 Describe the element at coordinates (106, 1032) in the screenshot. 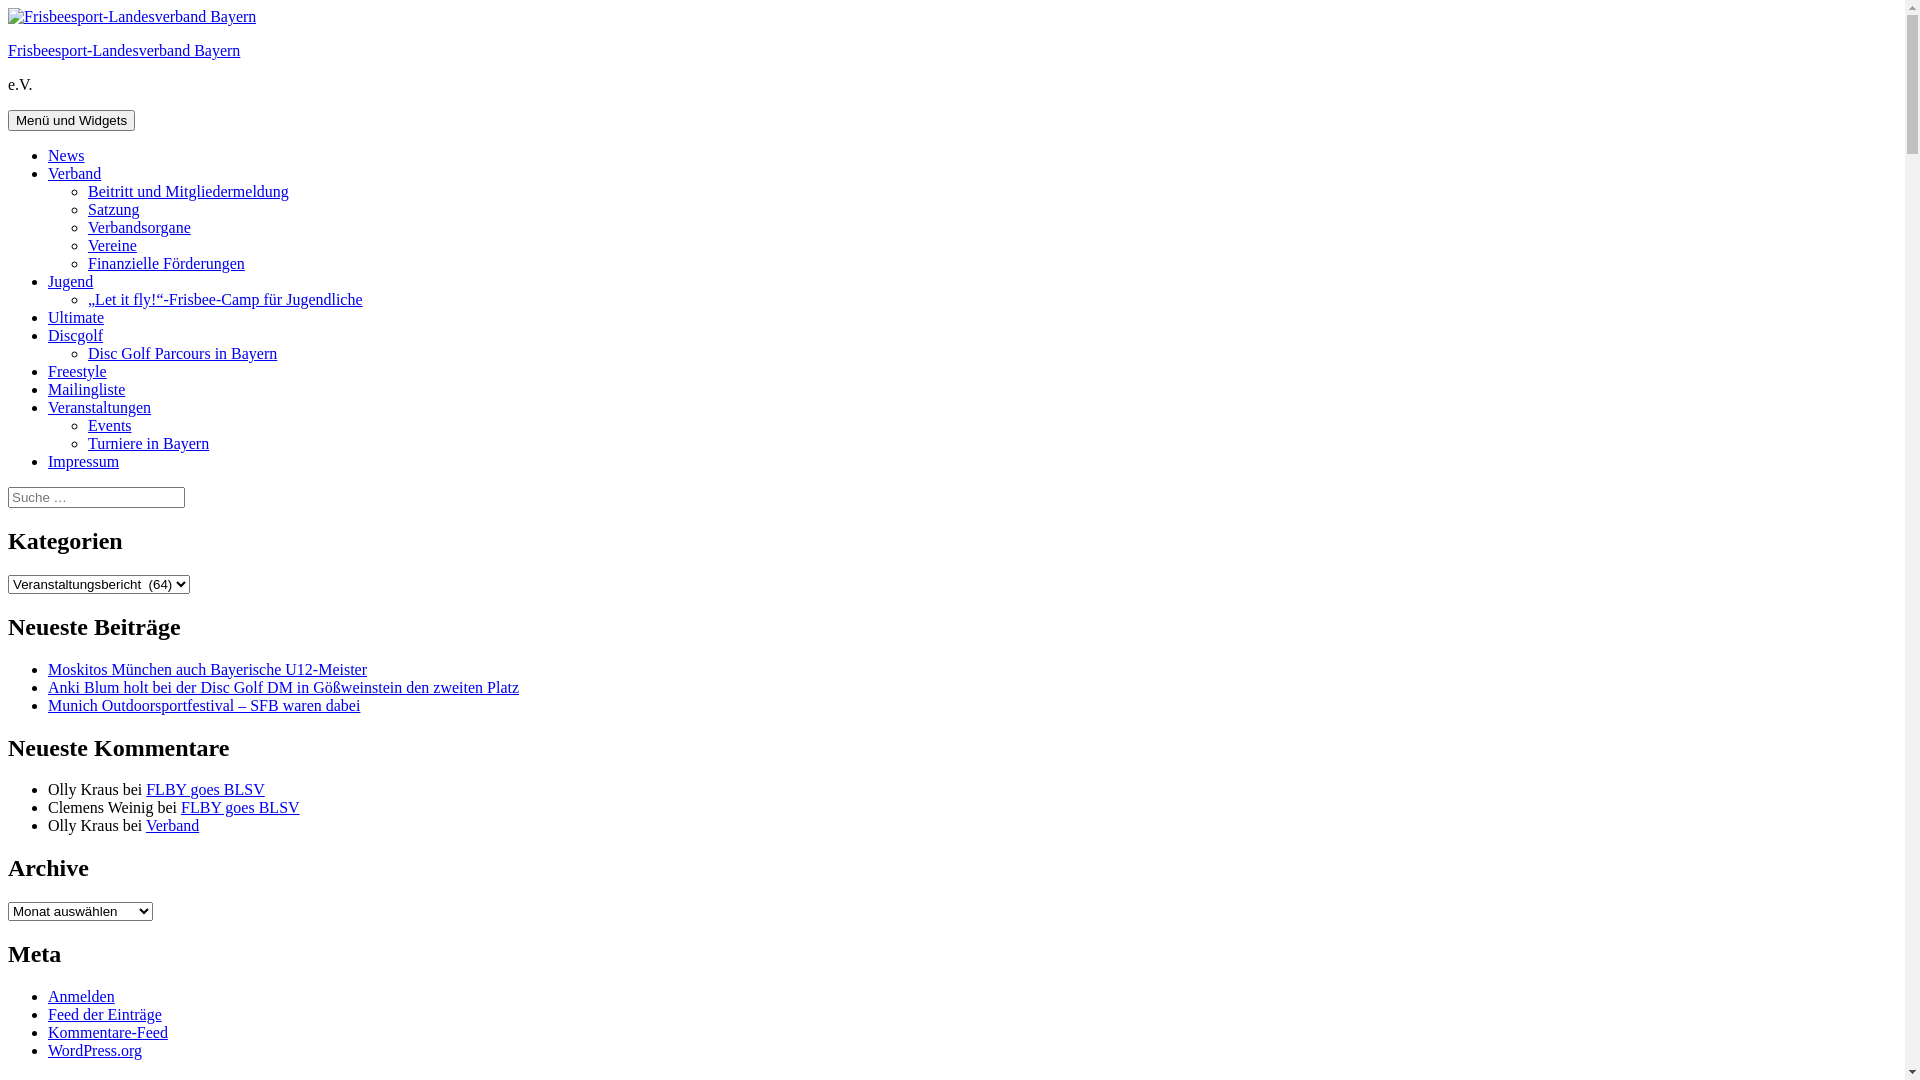

I see `'Kommentare-Feed'` at that location.